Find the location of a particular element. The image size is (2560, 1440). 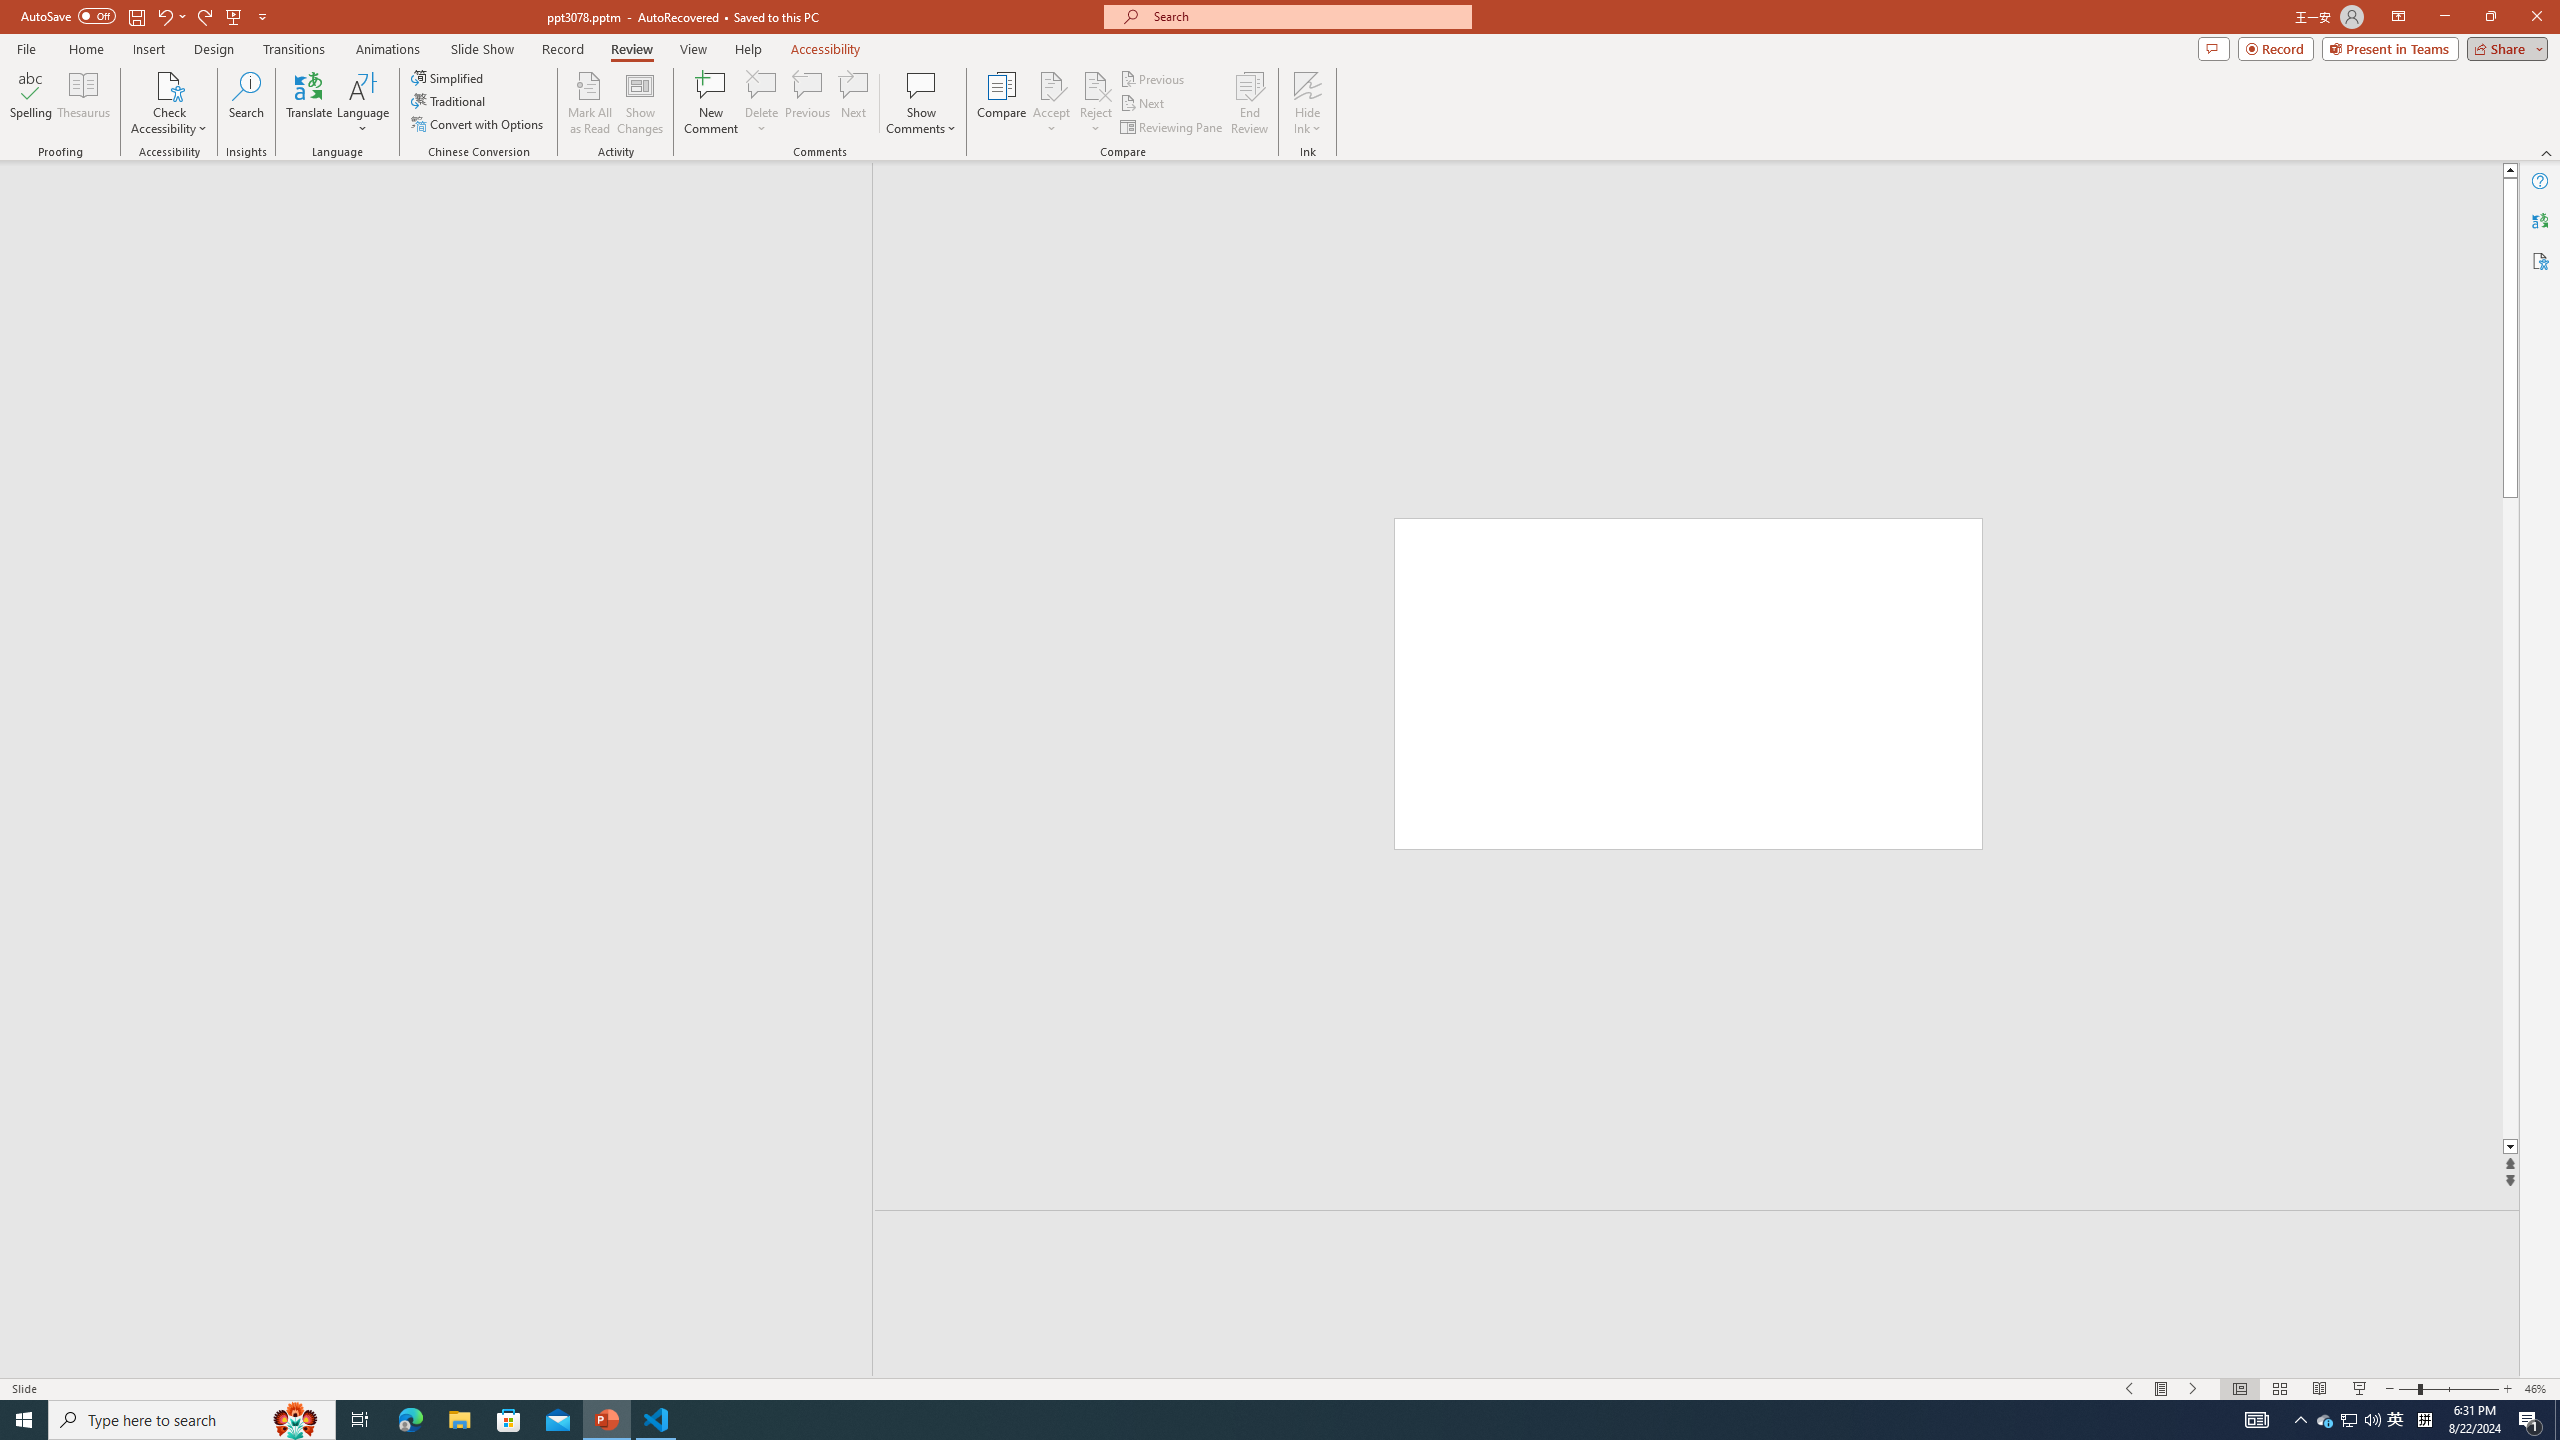

'Previous' is located at coordinates (1153, 78).